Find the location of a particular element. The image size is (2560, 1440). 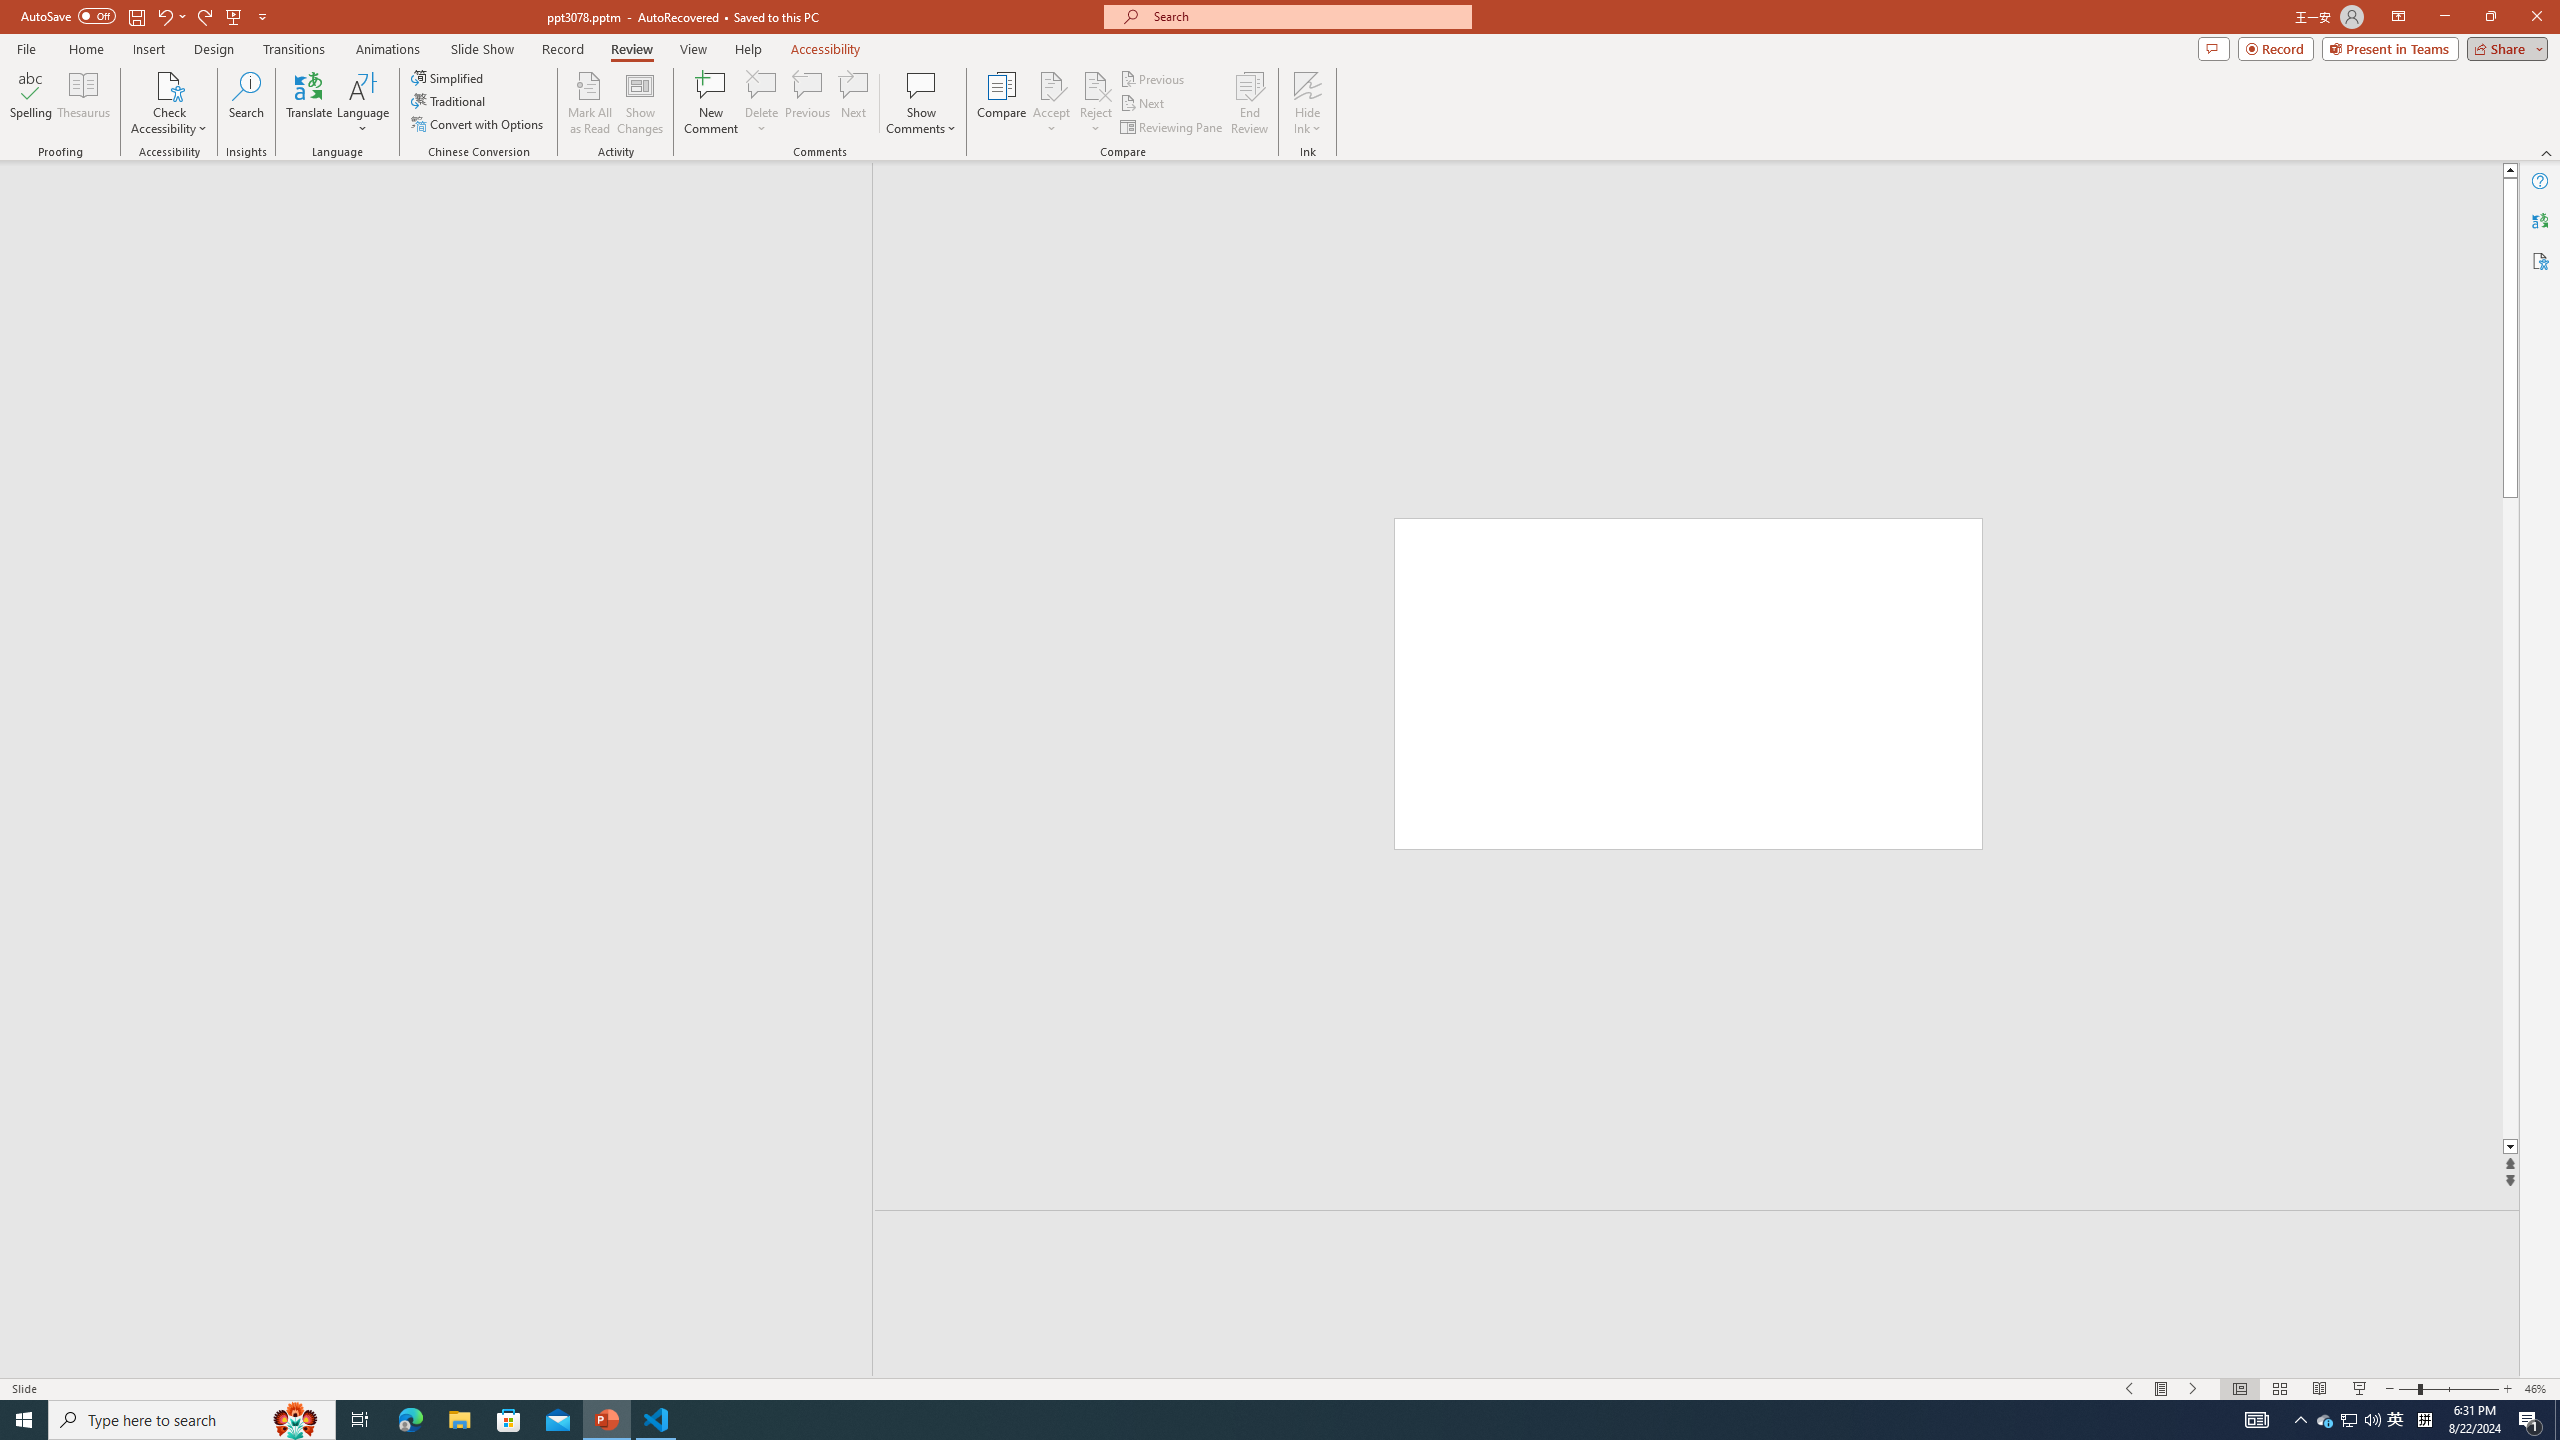

'Previous' is located at coordinates (1153, 78).